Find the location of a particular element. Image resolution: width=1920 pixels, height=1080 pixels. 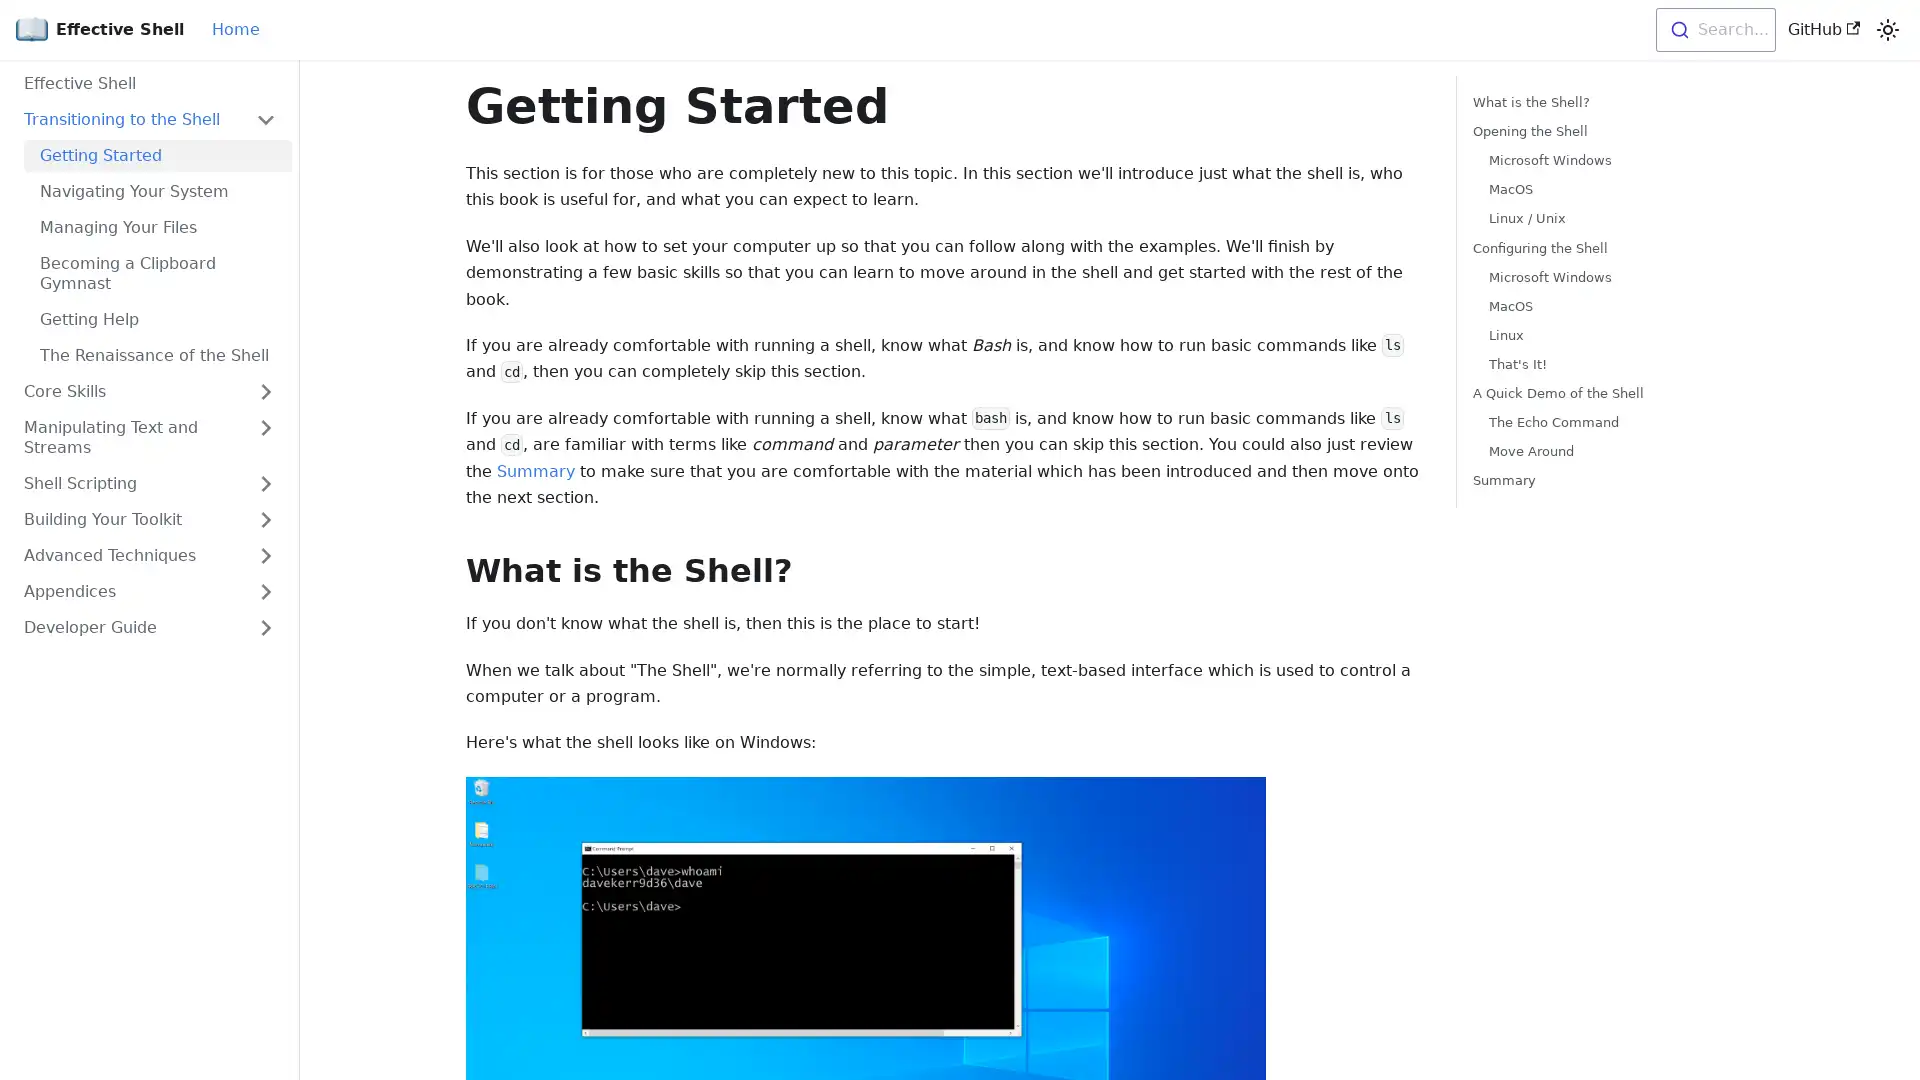

Toggle the collapsible sidebar category 'Advanced Techniques' is located at coordinates (264, 555).